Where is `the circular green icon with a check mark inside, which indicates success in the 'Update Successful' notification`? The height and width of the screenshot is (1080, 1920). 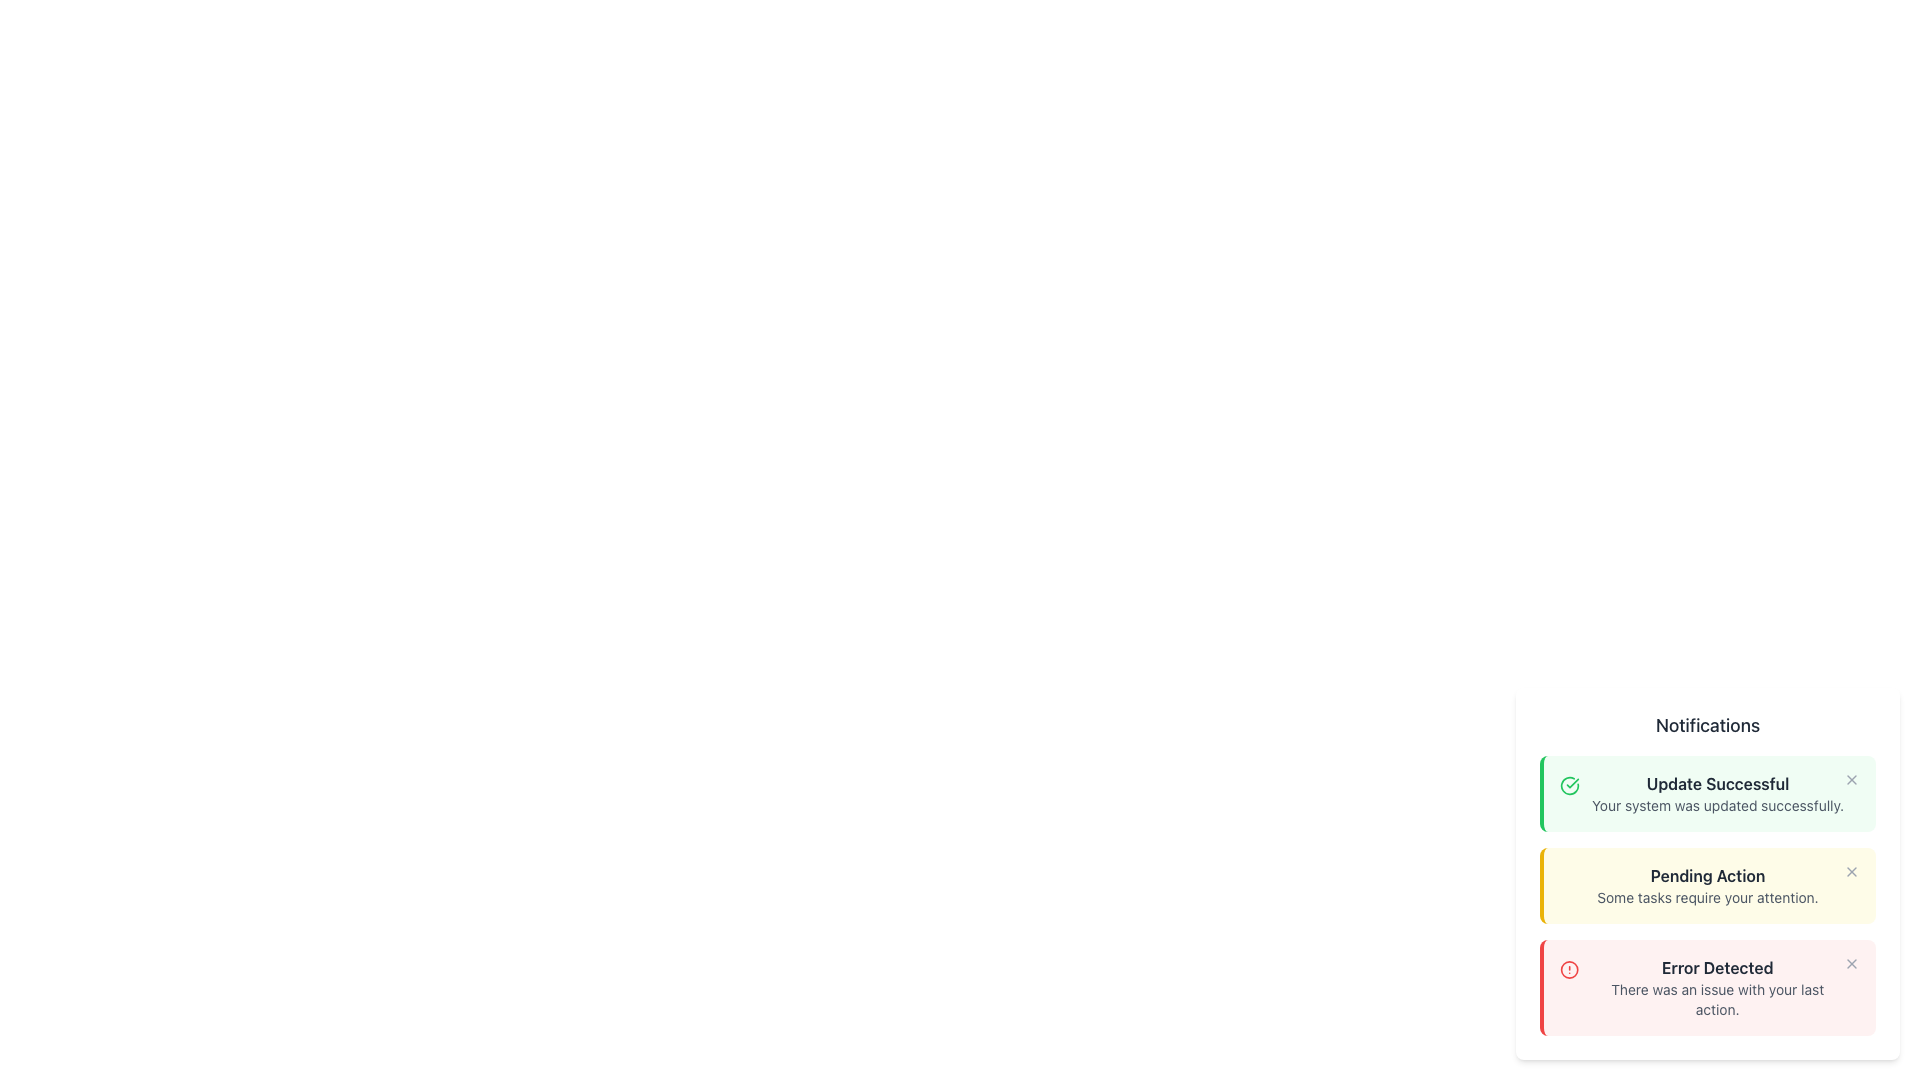
the circular green icon with a check mark inside, which indicates success in the 'Update Successful' notification is located at coordinates (1568, 785).